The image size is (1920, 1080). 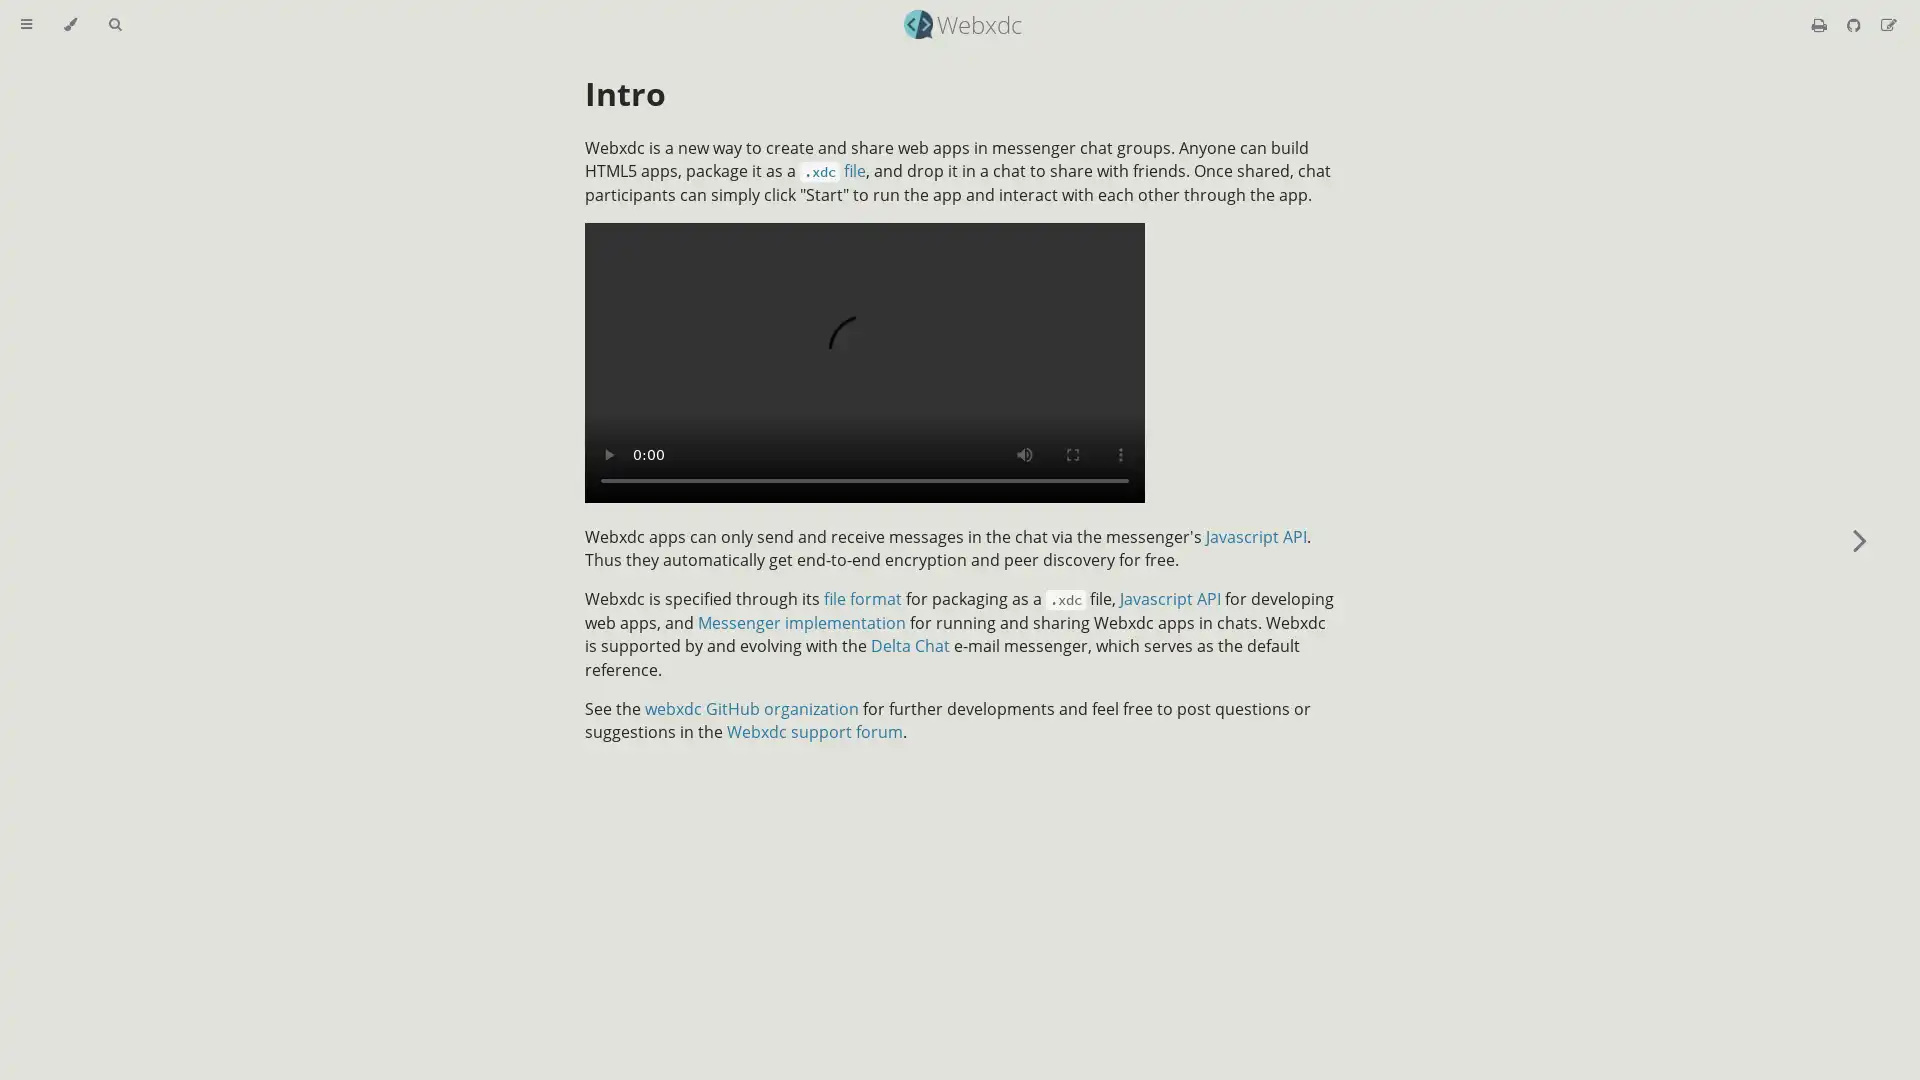 I want to click on mute, so click(x=1025, y=455).